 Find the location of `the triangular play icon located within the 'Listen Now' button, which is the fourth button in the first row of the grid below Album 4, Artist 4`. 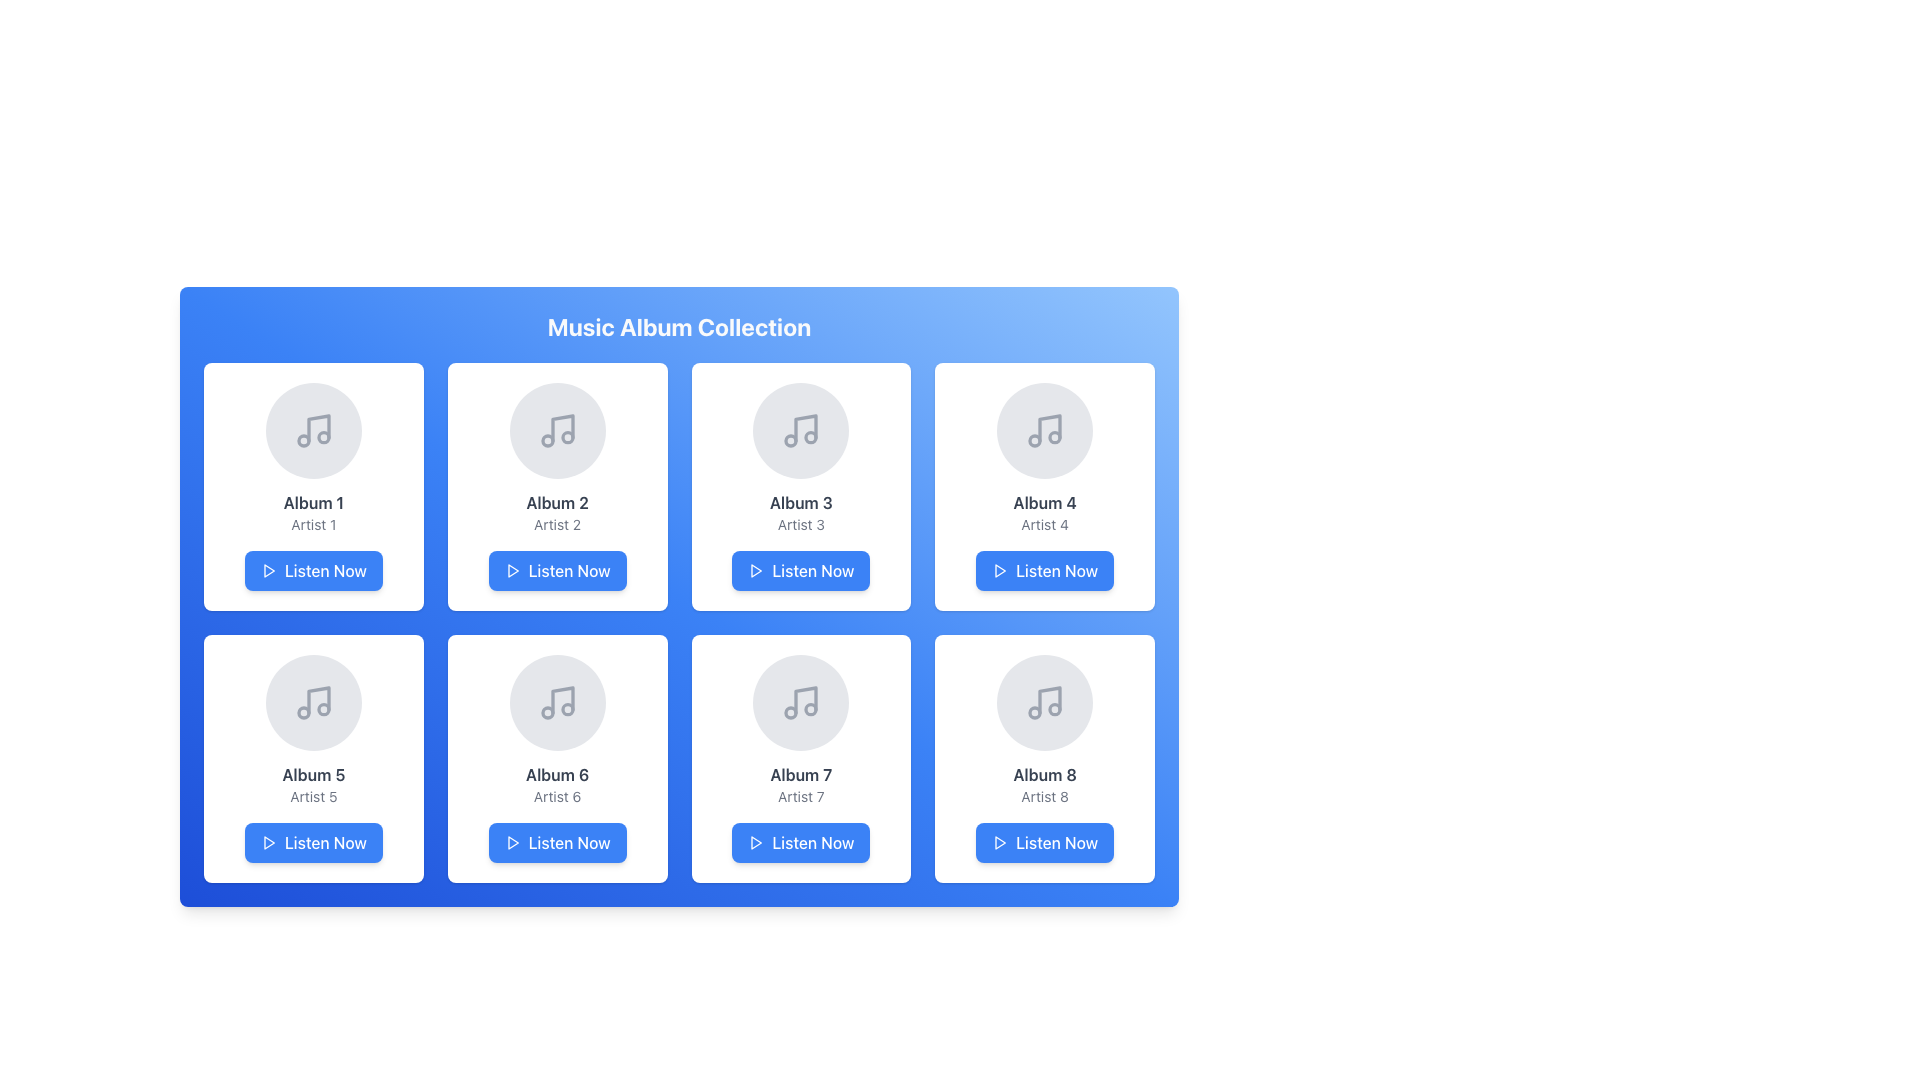

the triangular play icon located within the 'Listen Now' button, which is the fourth button in the first row of the grid below Album 4, Artist 4 is located at coordinates (999, 570).